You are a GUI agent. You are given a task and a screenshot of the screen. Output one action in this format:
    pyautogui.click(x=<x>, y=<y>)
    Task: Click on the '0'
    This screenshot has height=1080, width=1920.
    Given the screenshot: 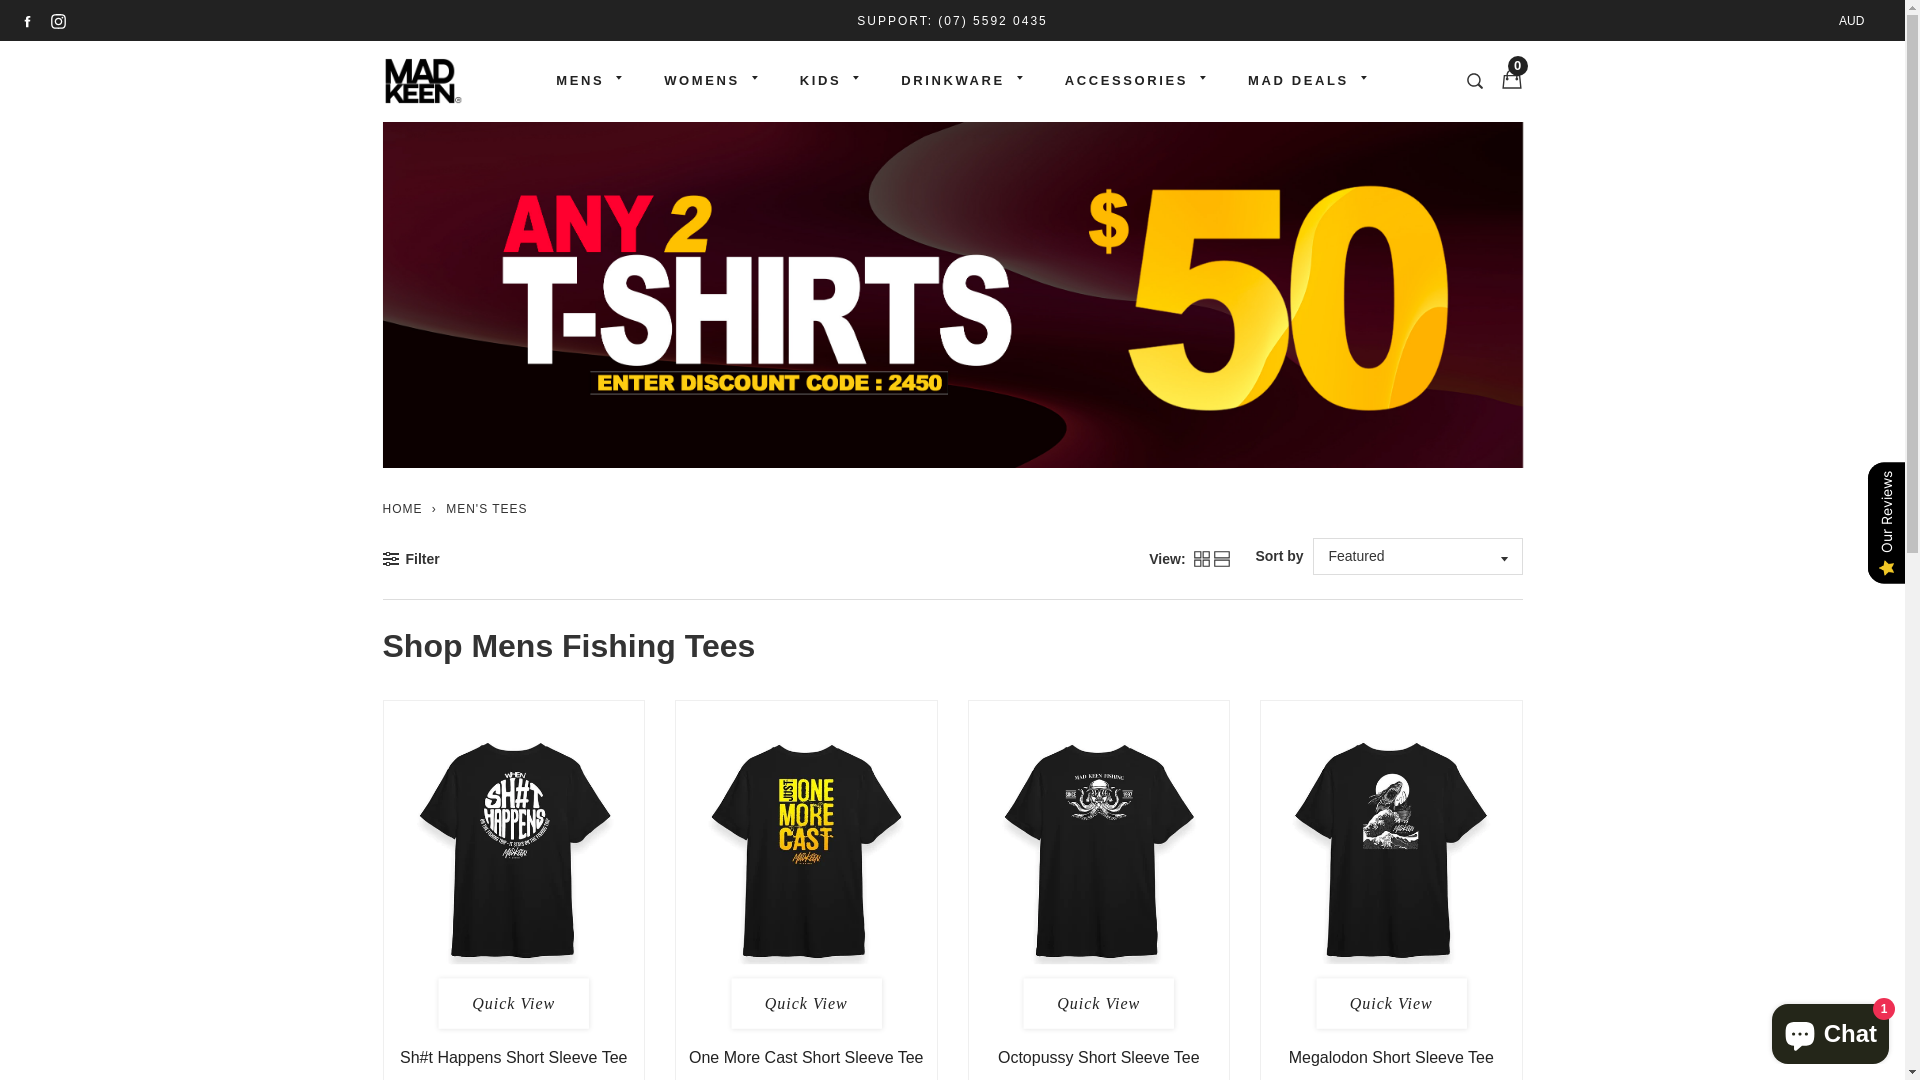 What is the action you would take?
    pyautogui.click(x=1507, y=79)
    